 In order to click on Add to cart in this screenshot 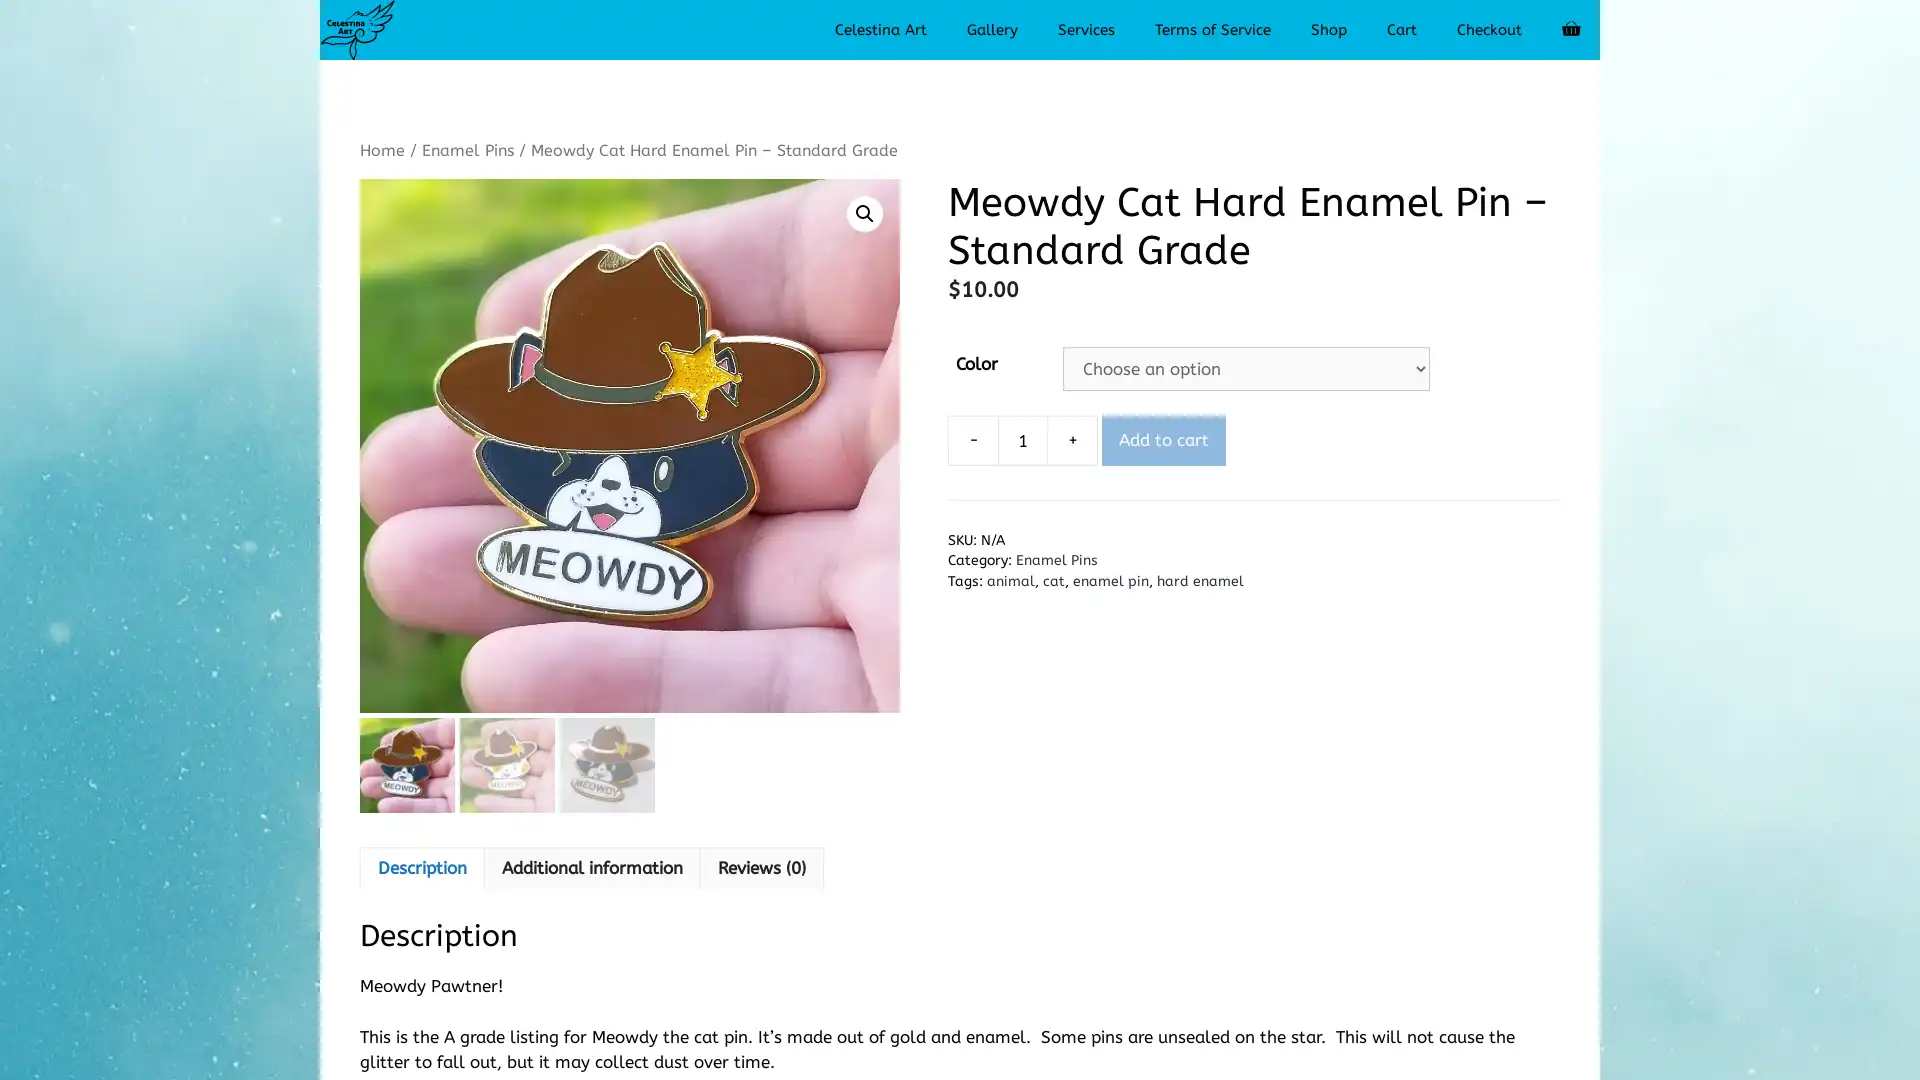, I will do `click(1163, 438)`.